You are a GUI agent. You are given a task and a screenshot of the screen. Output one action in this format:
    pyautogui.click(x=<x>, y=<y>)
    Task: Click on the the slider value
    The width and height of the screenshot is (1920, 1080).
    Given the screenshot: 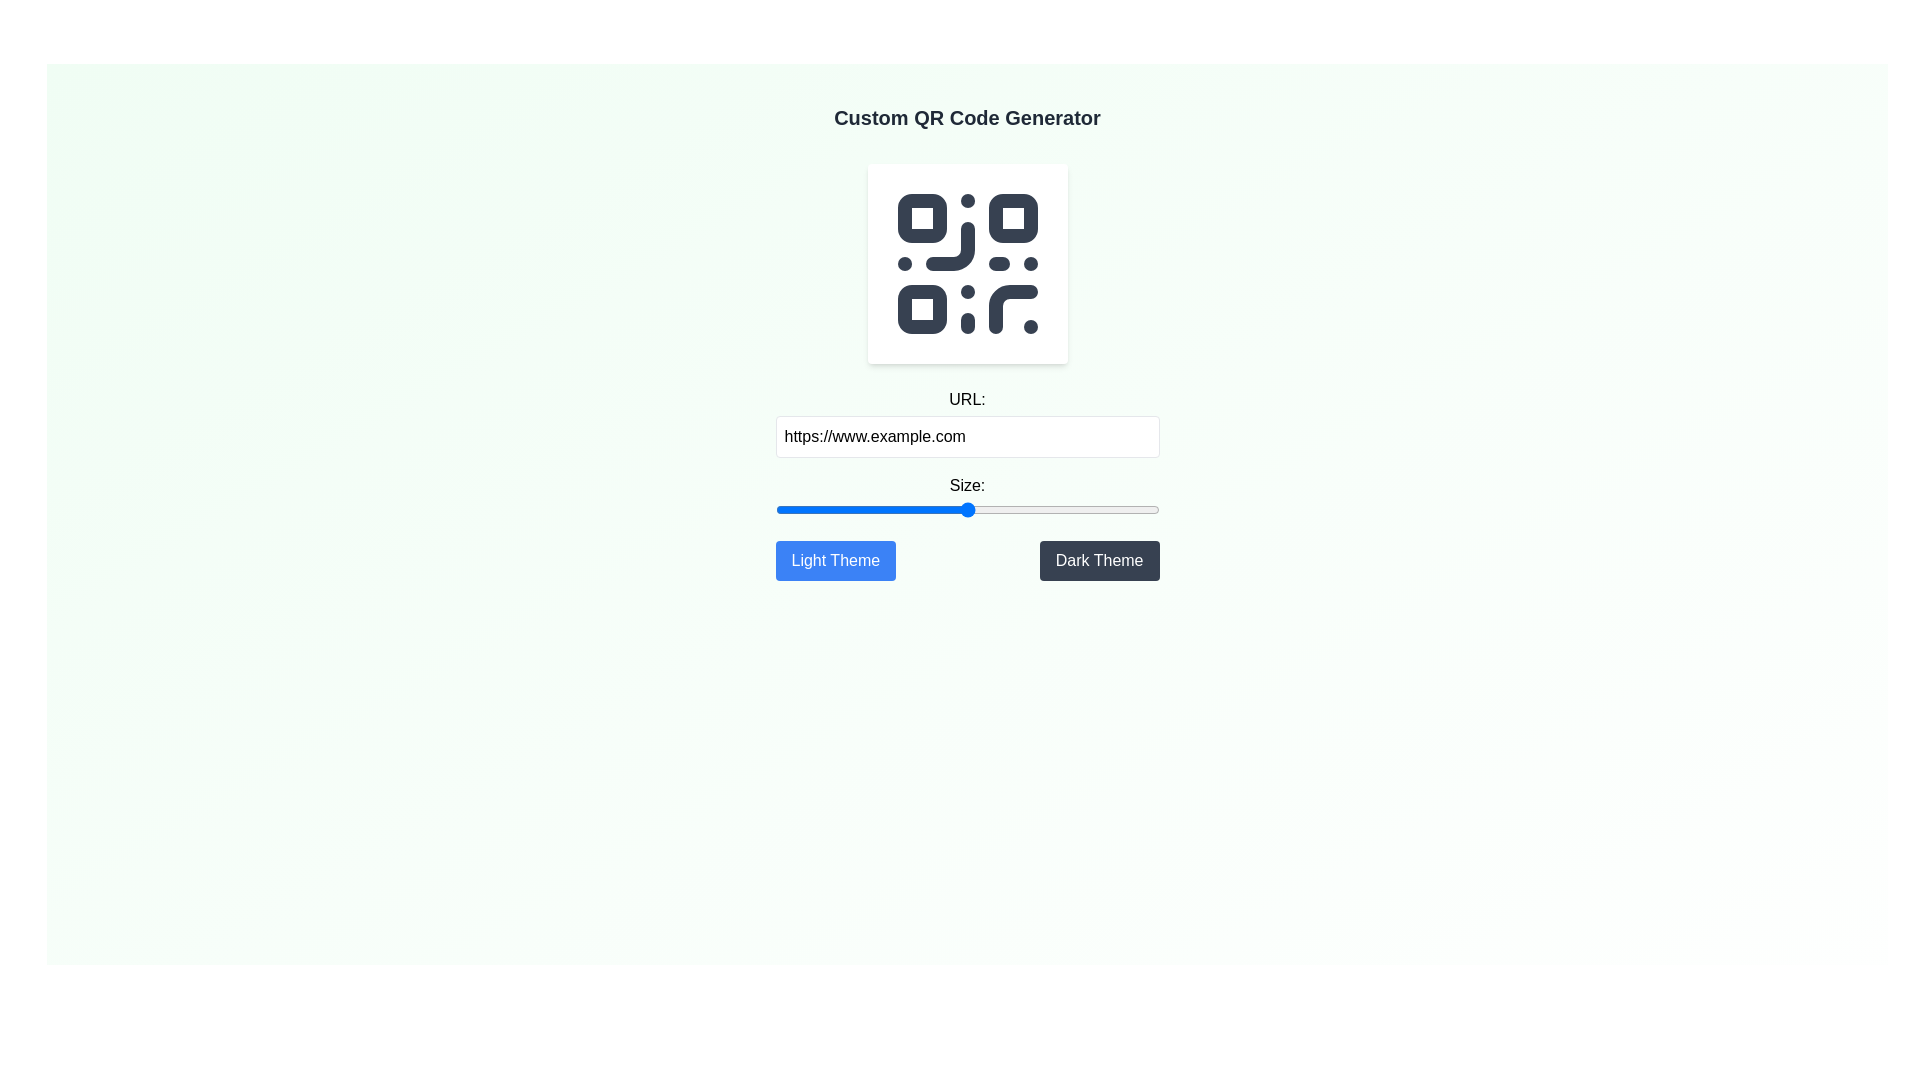 What is the action you would take?
    pyautogui.click(x=823, y=508)
    